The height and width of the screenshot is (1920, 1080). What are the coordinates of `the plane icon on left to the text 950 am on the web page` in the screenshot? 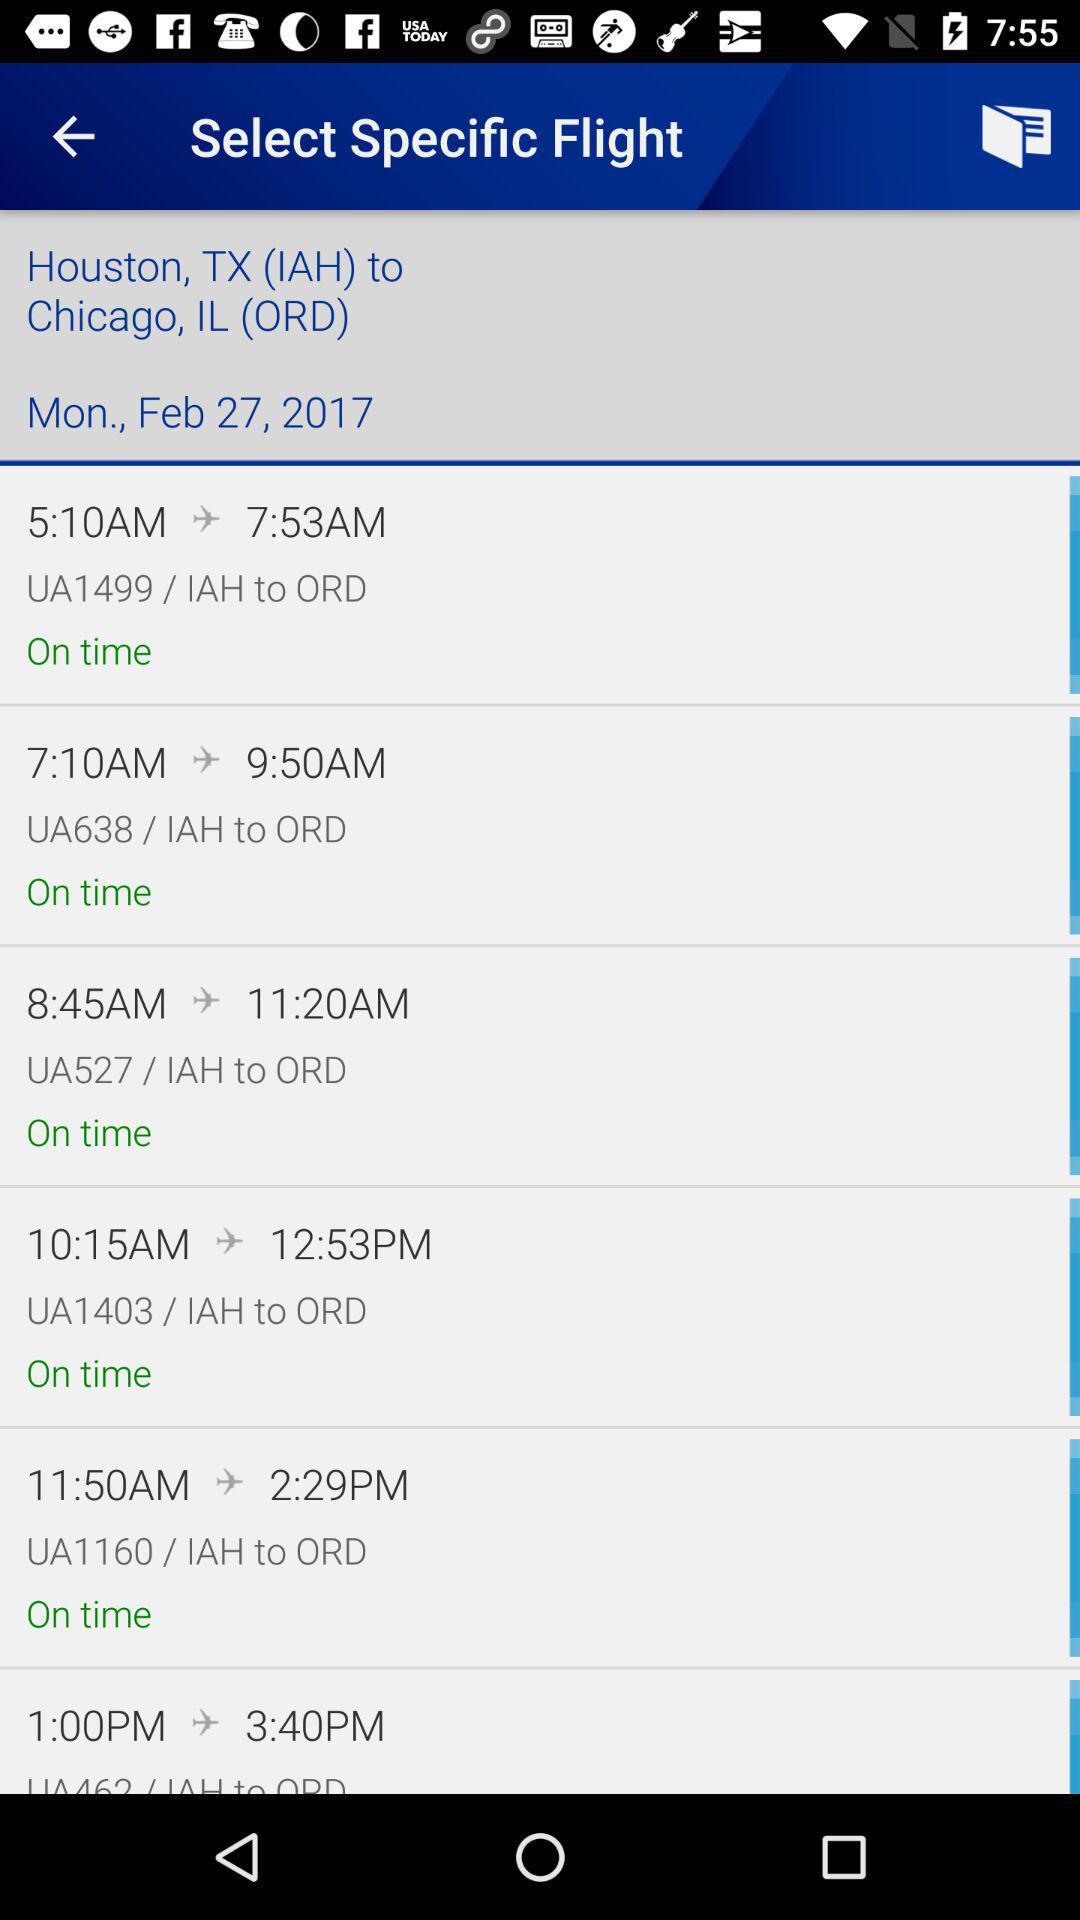 It's located at (207, 758).